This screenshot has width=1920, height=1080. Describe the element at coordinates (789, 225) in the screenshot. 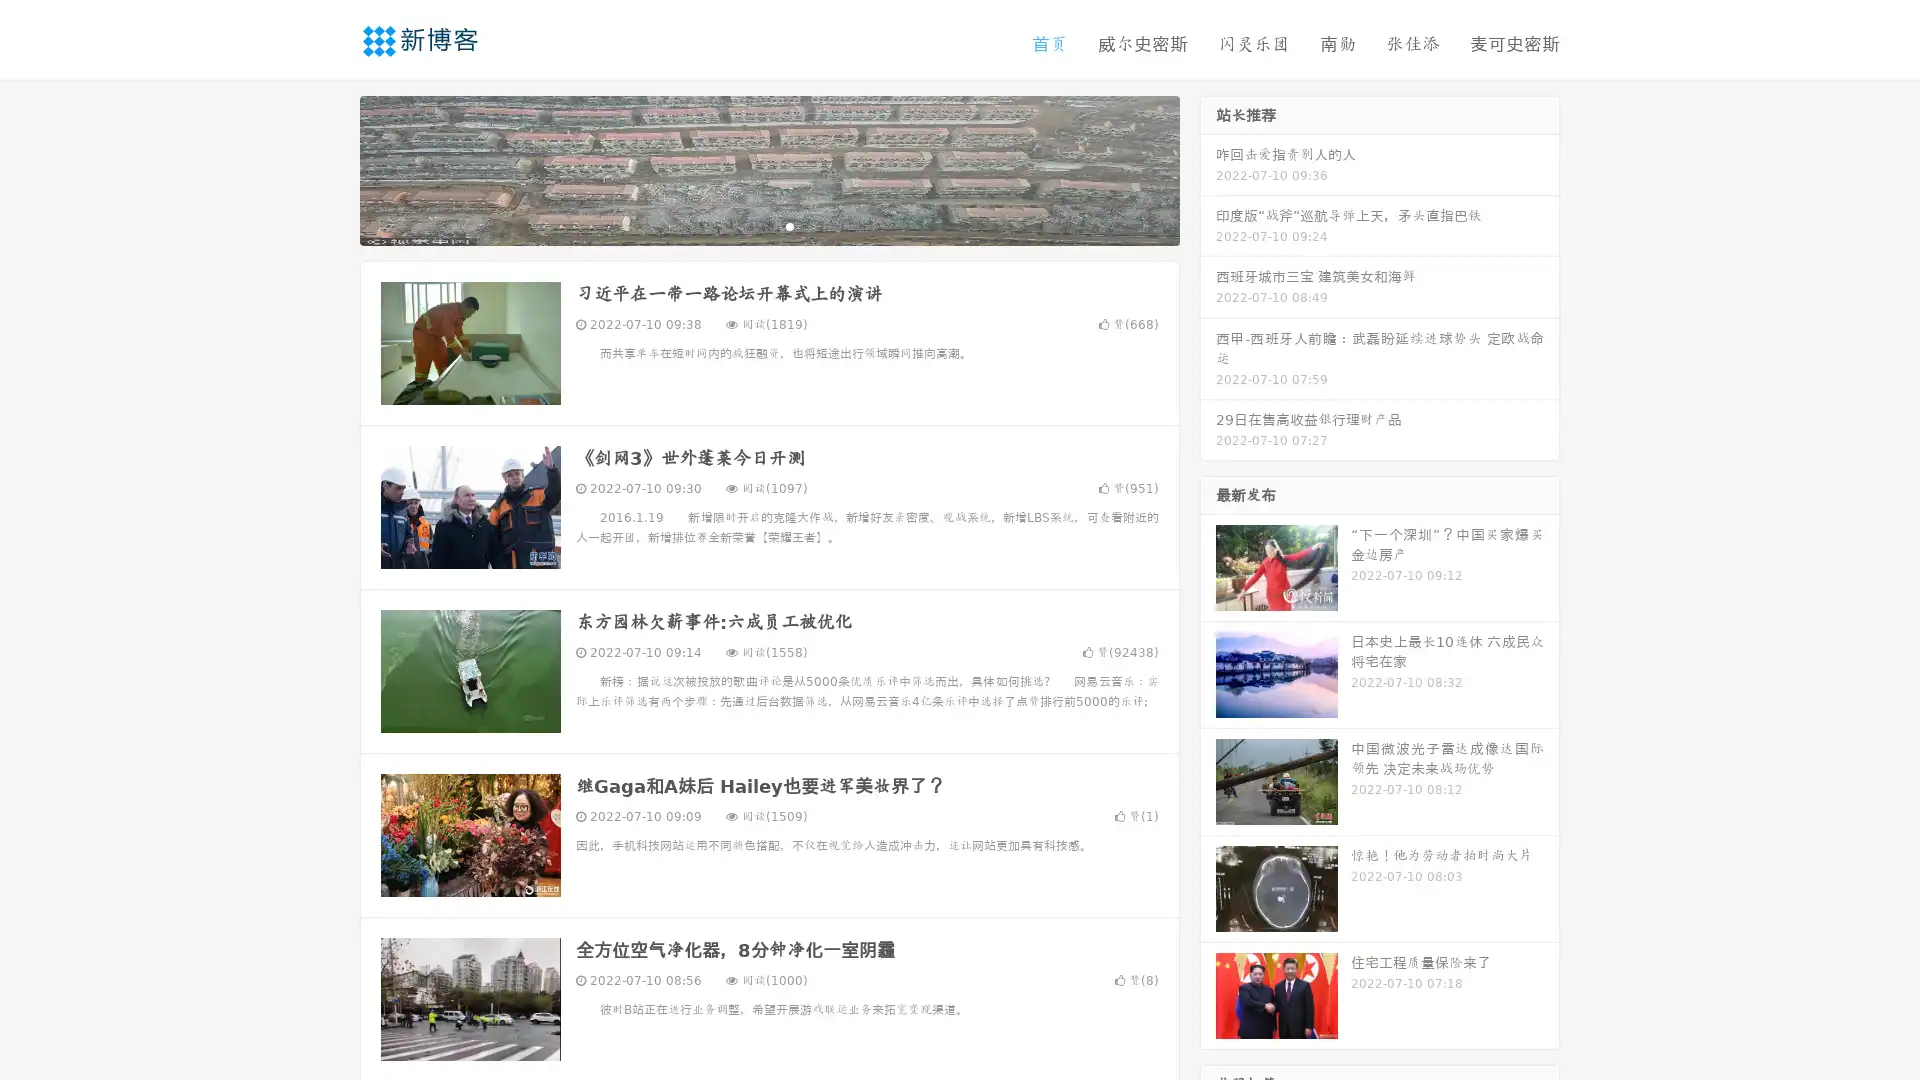

I see `Go to slide 3` at that location.